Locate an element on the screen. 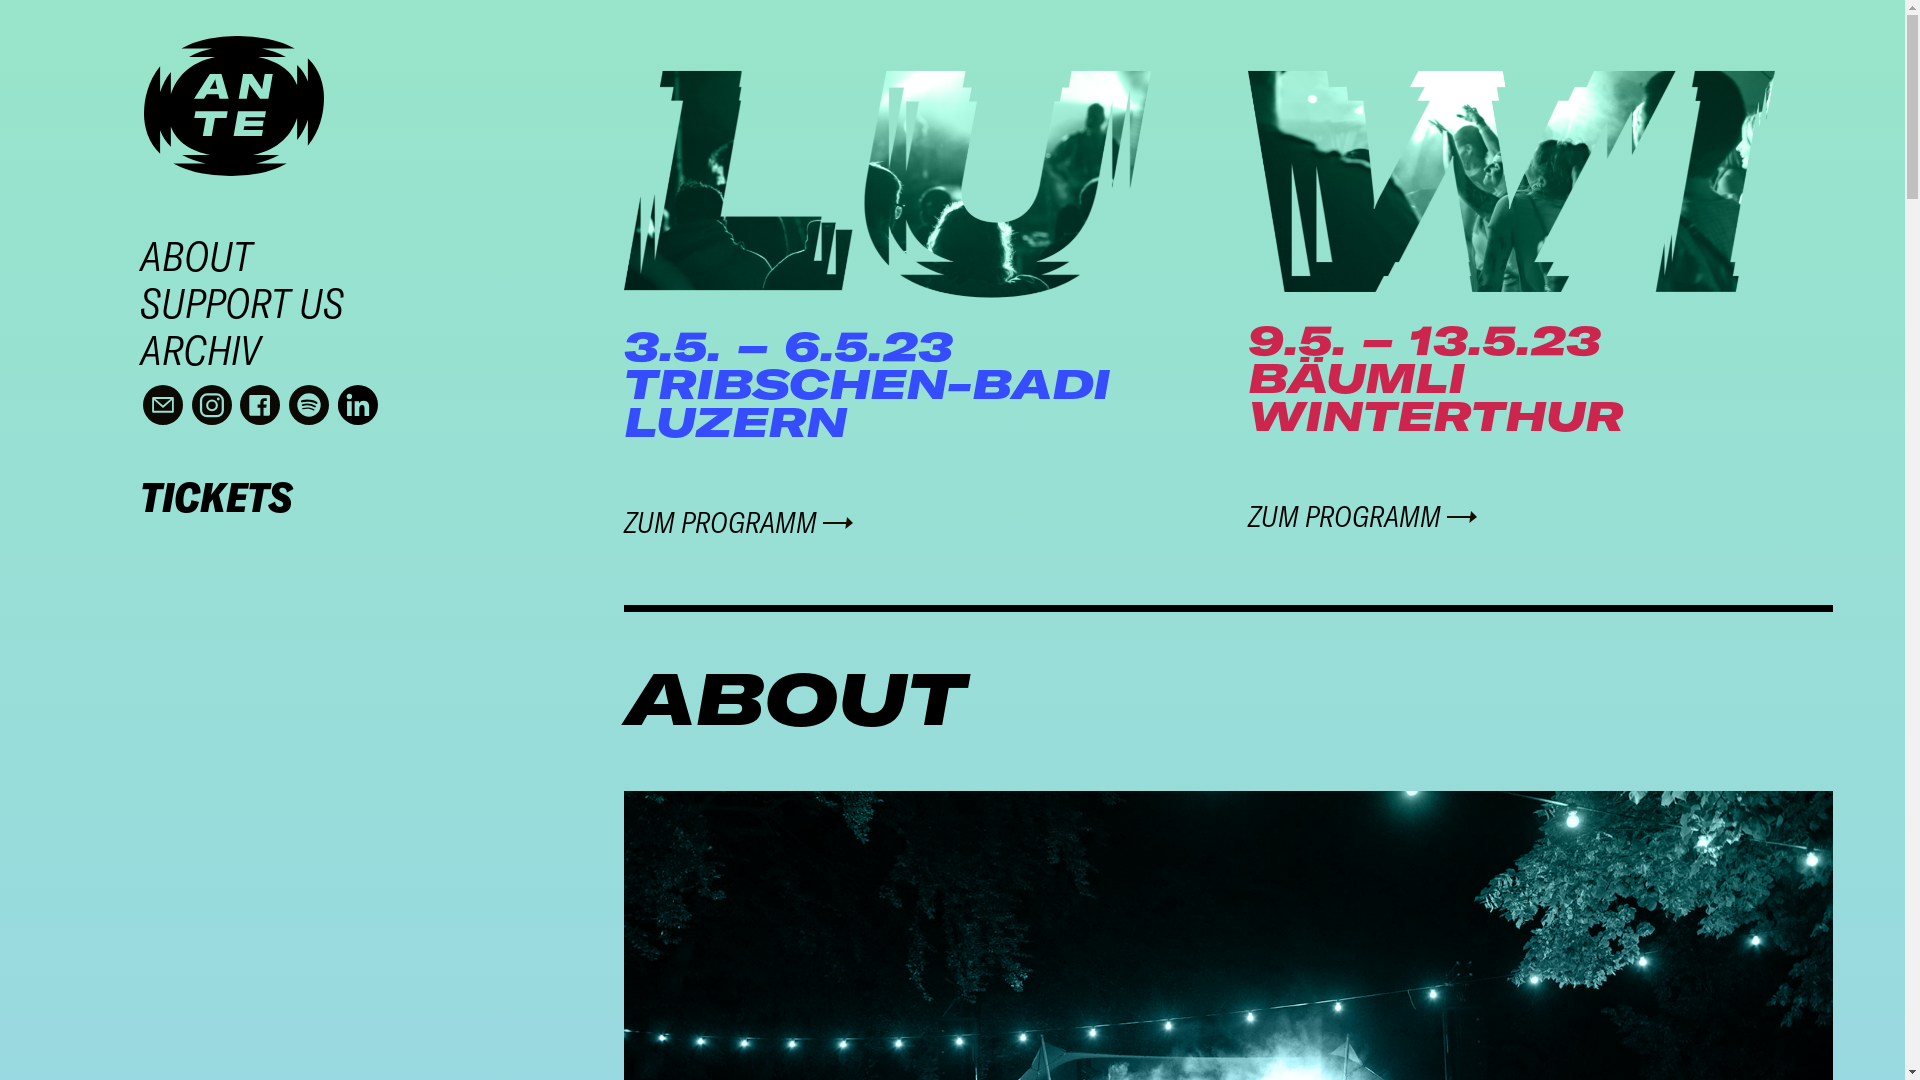 Image resolution: width=1920 pixels, height=1080 pixels. 'TICKETS' is located at coordinates (215, 496).